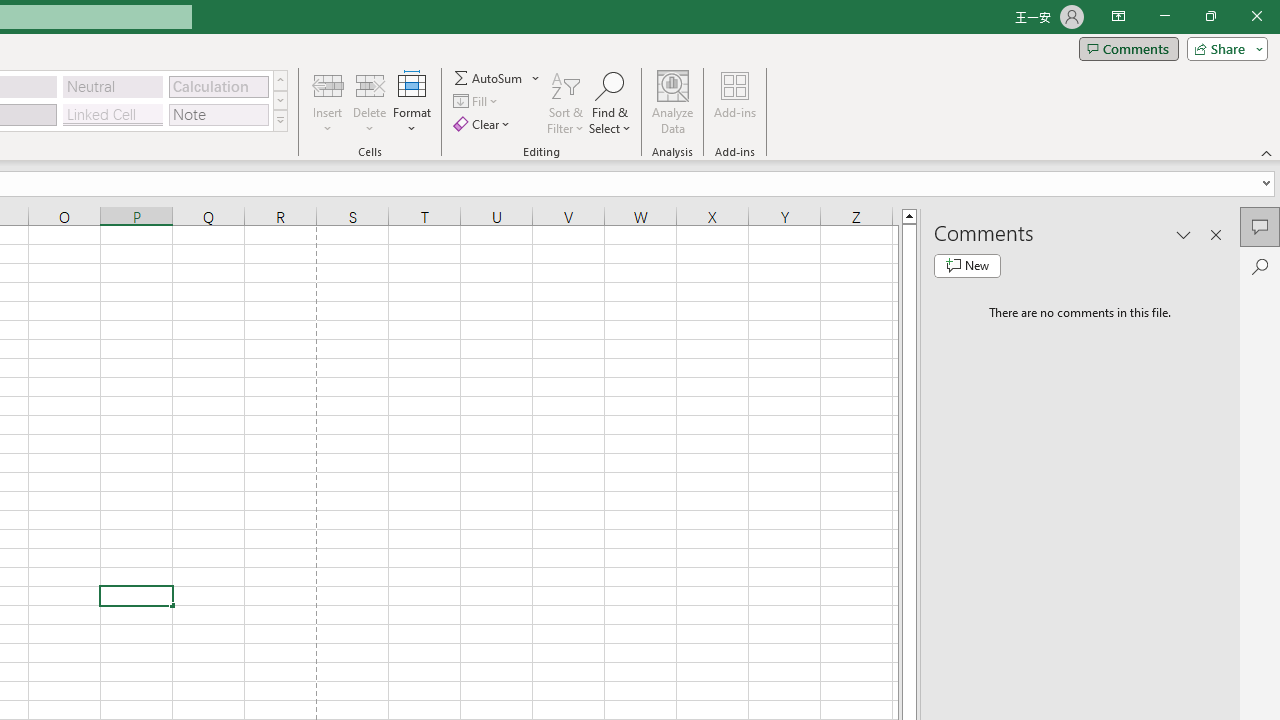 This screenshot has width=1280, height=720. I want to click on 'Delete Cells...', so click(369, 84).